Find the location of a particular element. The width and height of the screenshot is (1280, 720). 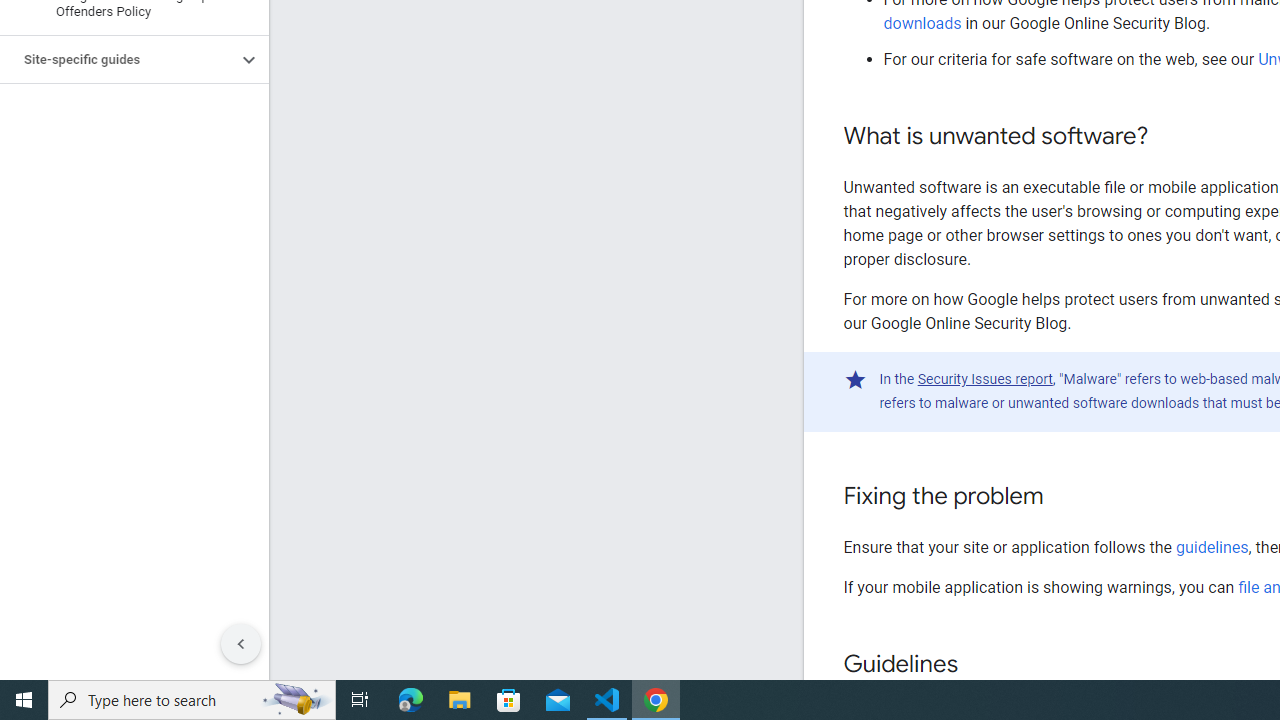

'Copy link to this section: Fixing the problem' is located at coordinates (1062, 496).